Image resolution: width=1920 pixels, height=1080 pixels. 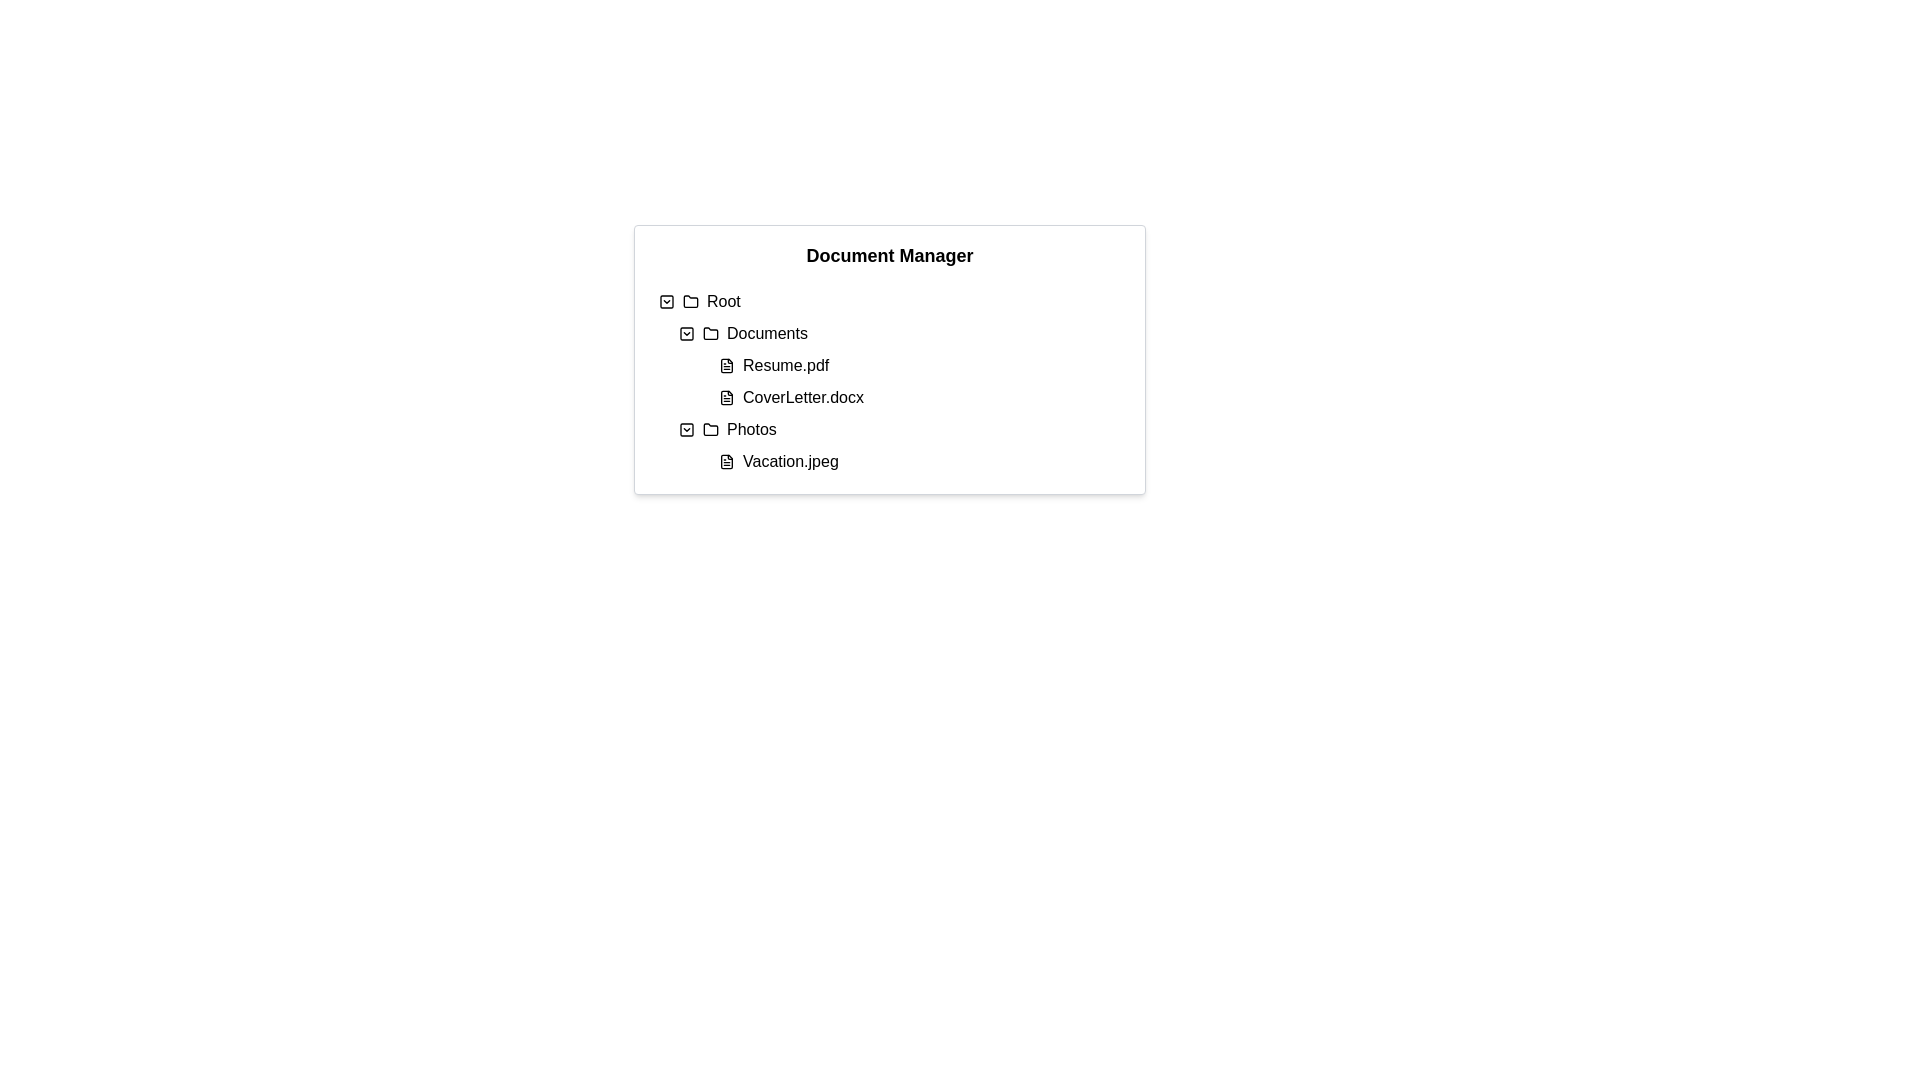 What do you see at coordinates (710, 427) in the screenshot?
I see `the folder icon located to the left of the 'Photos' label in the 'Document Manager' interface to visually associate it with the folder representation` at bounding box center [710, 427].